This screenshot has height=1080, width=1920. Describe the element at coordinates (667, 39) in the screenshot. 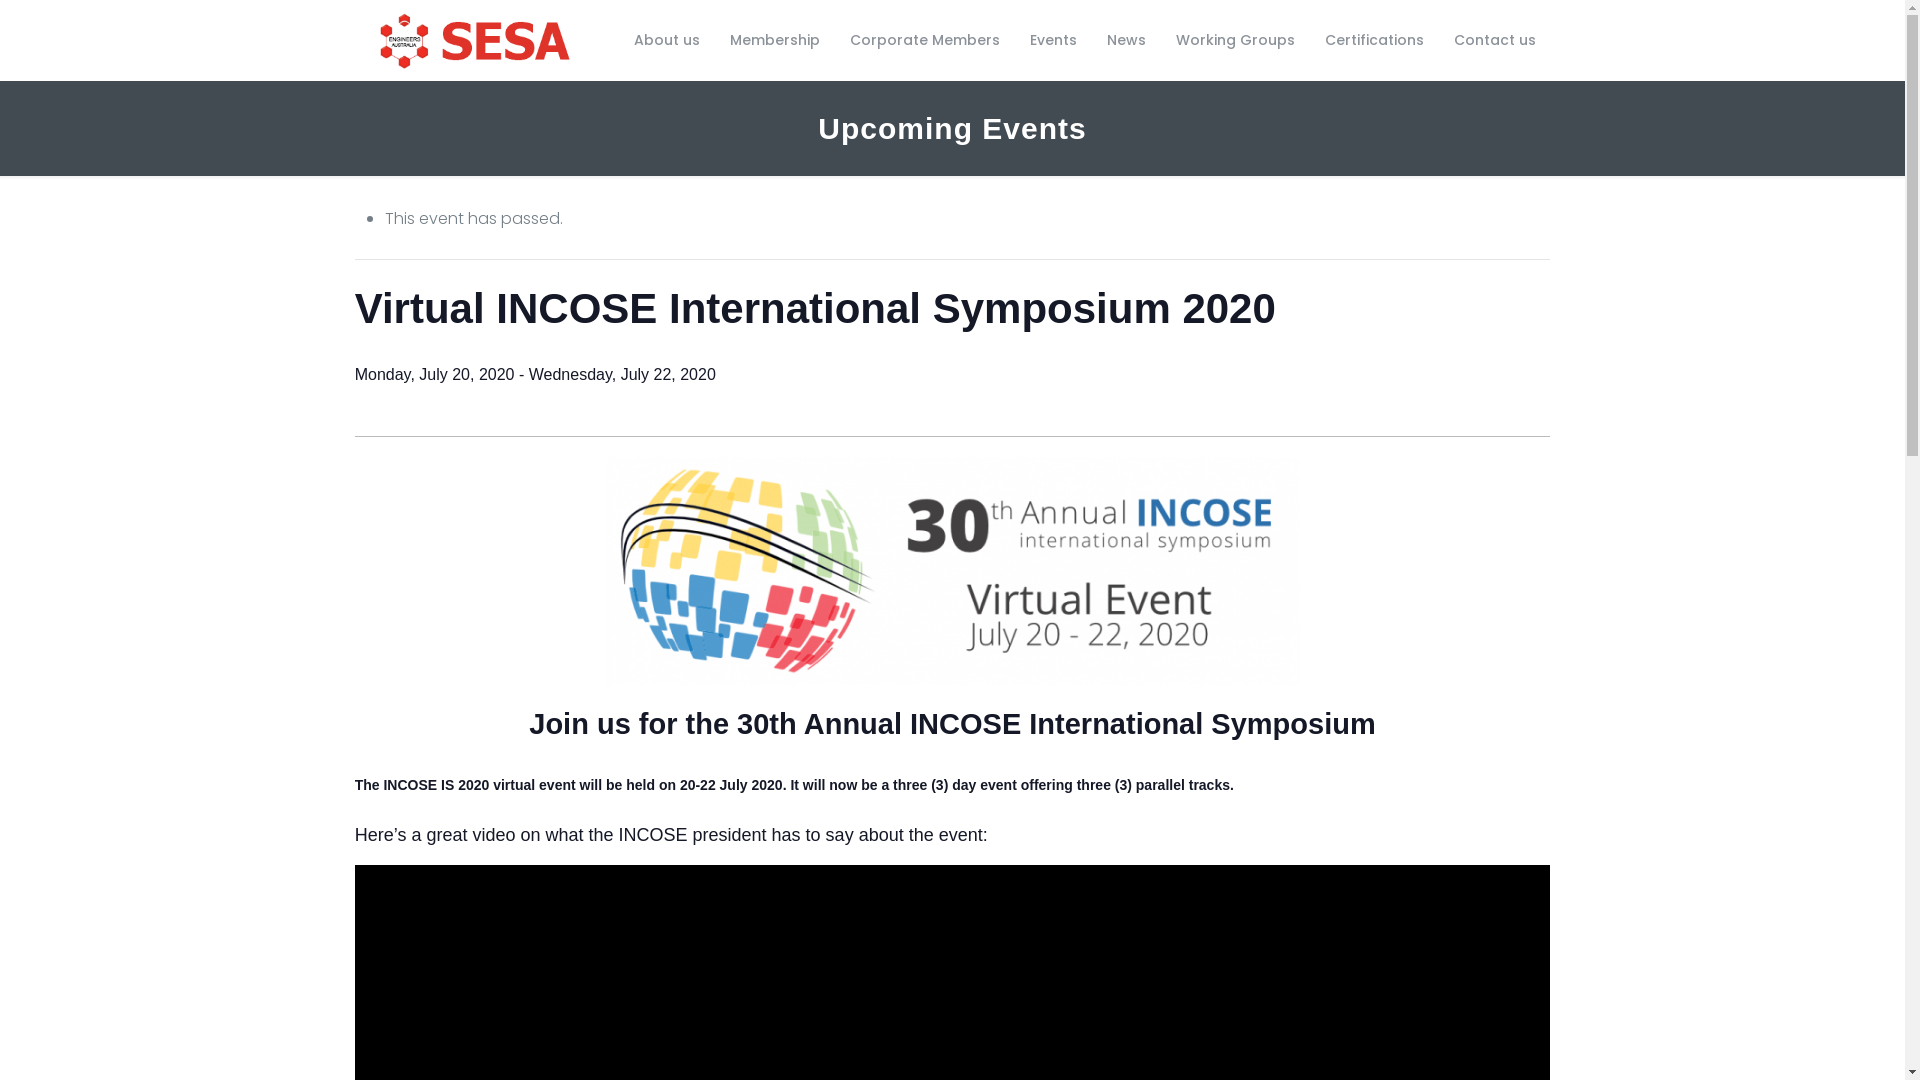

I see `'About us'` at that location.